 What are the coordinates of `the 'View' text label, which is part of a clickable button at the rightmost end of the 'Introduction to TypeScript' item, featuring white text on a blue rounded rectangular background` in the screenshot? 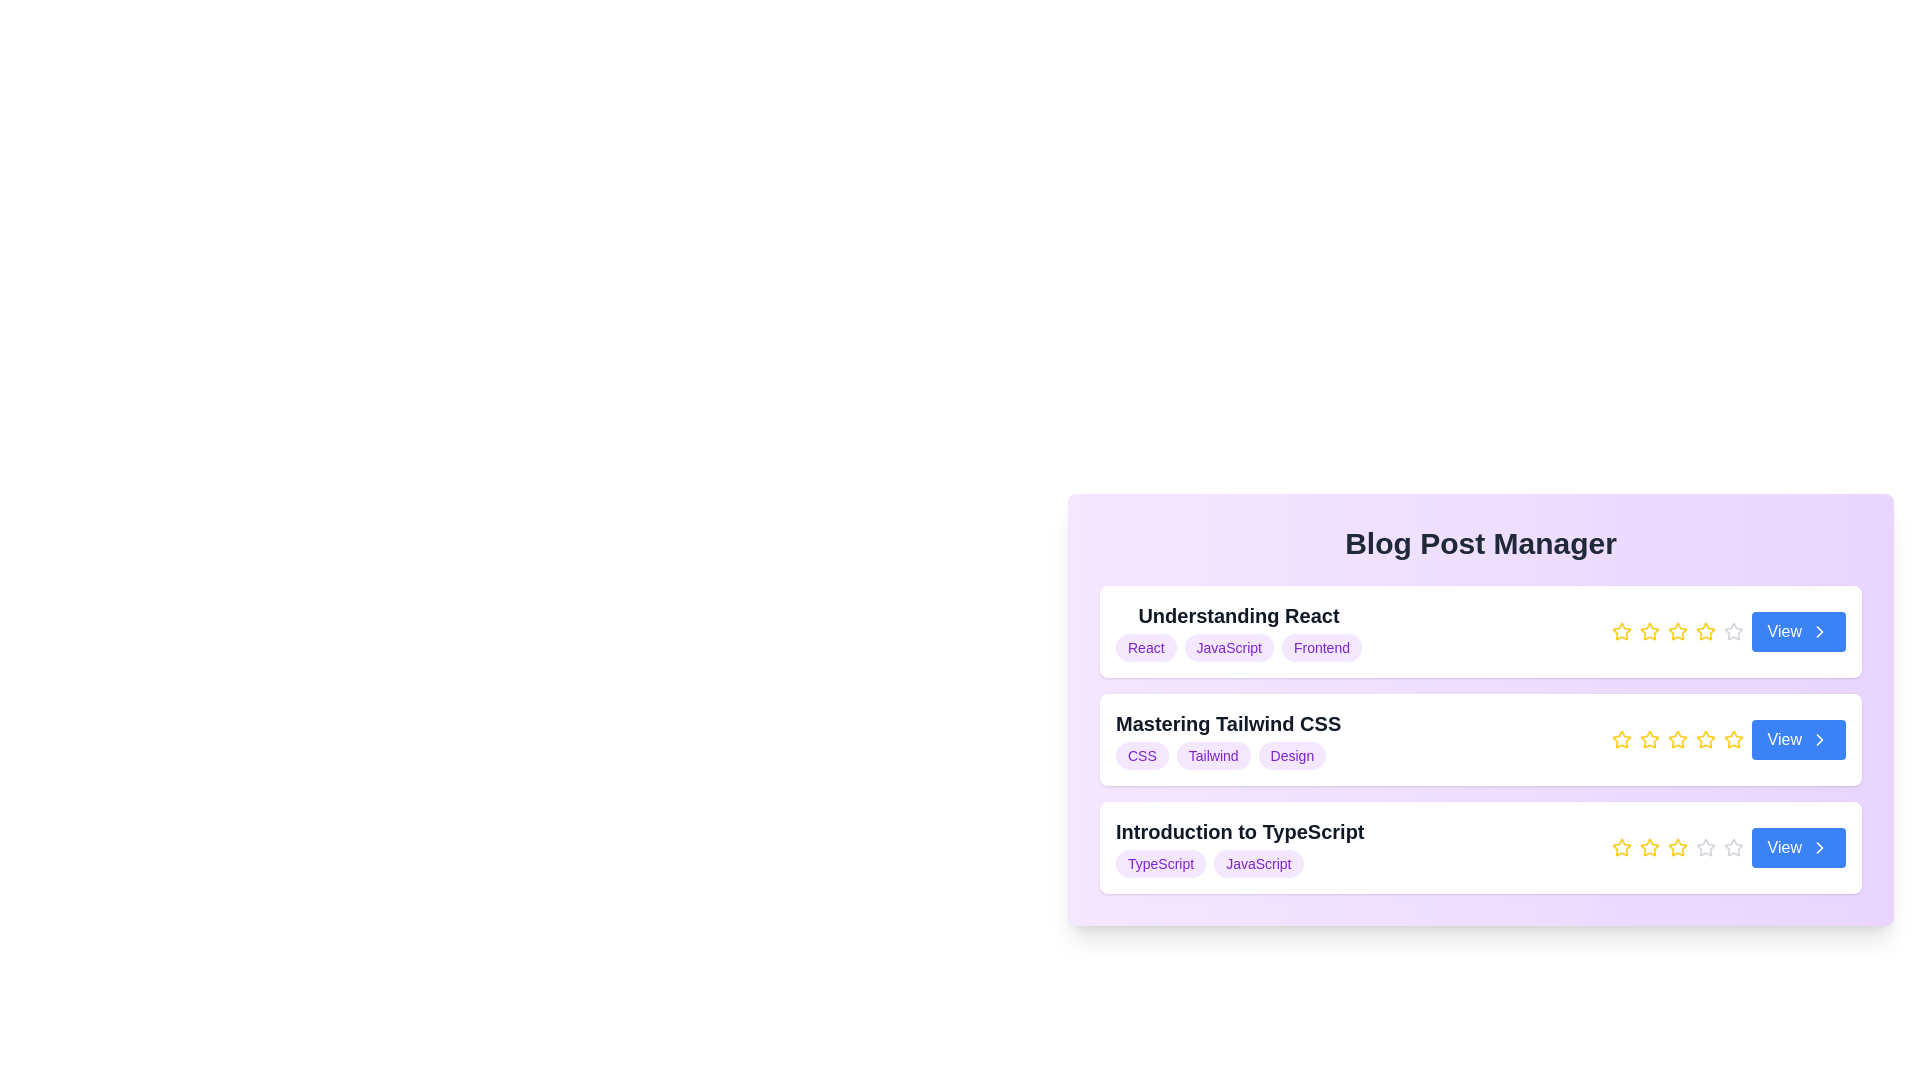 It's located at (1784, 848).